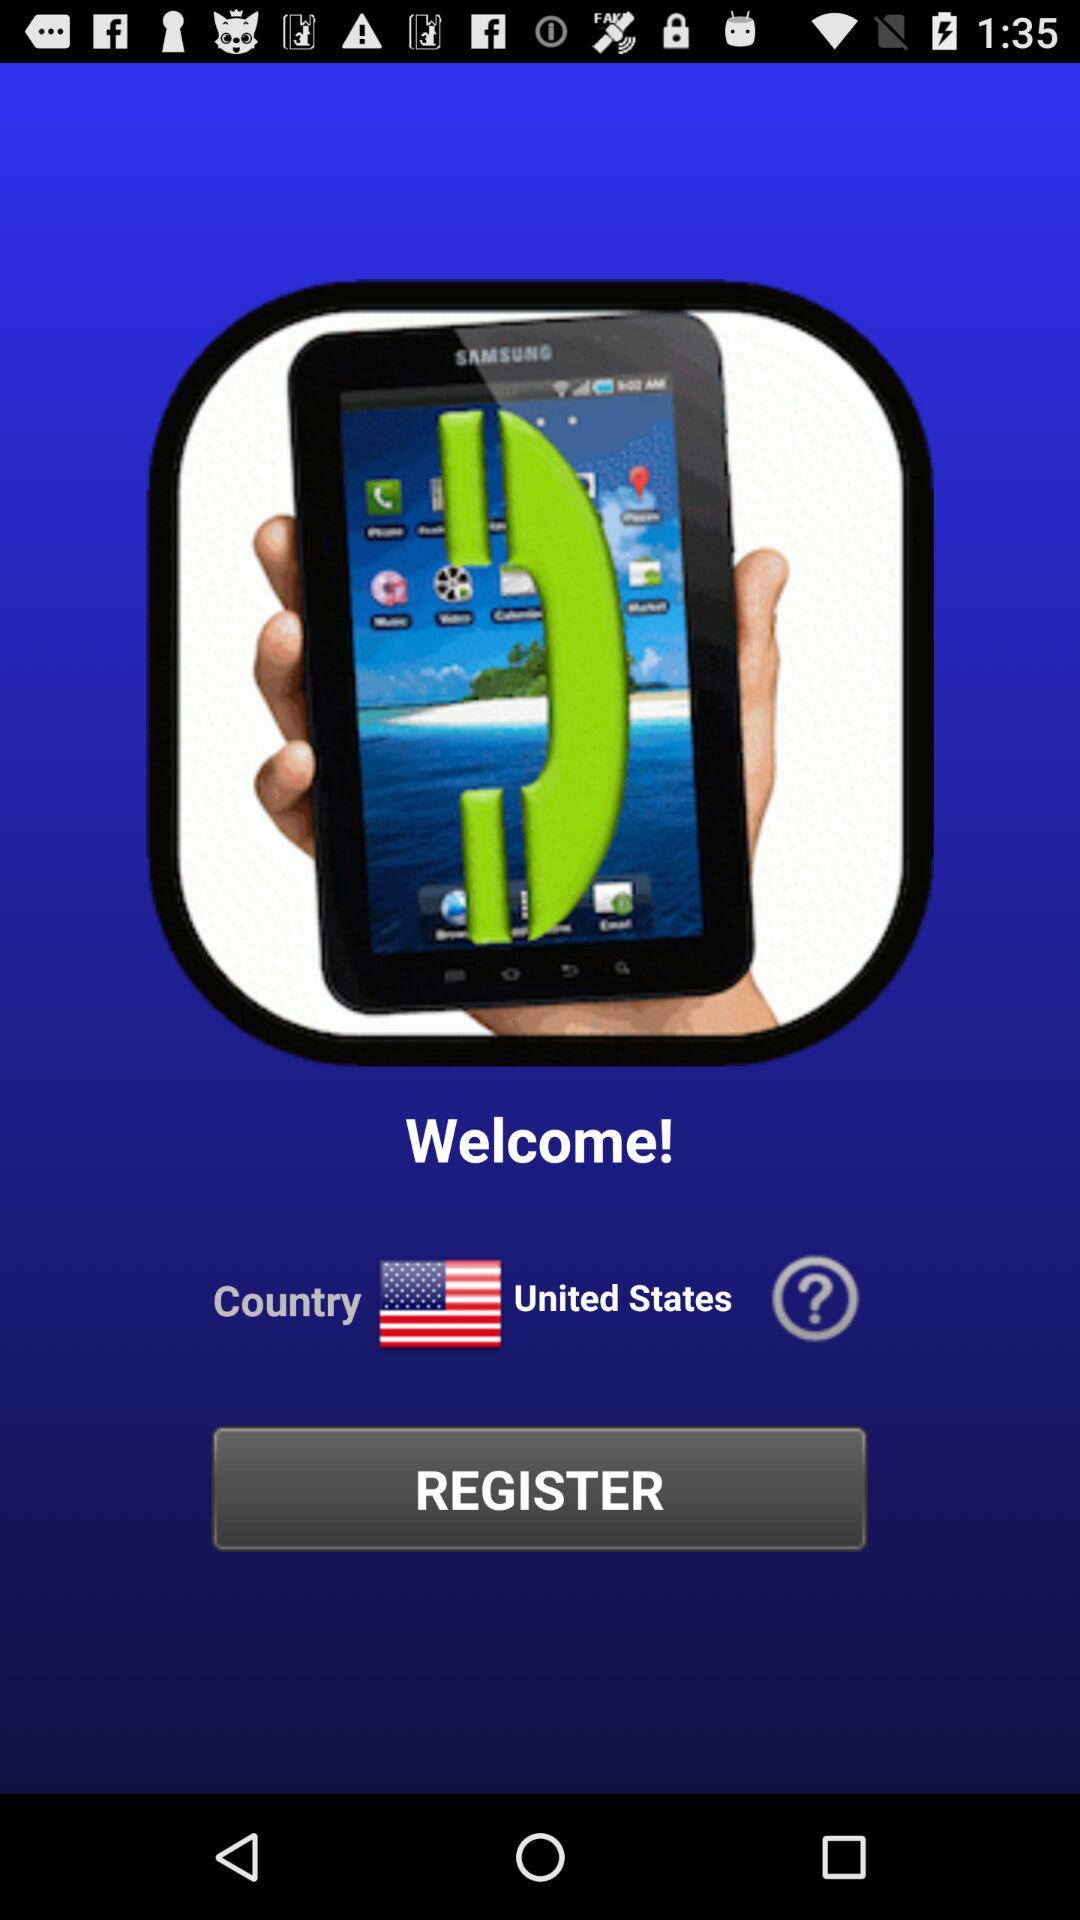 The image size is (1080, 1920). Describe the element at coordinates (439, 1305) in the screenshot. I see `the icon to the right of country item` at that location.